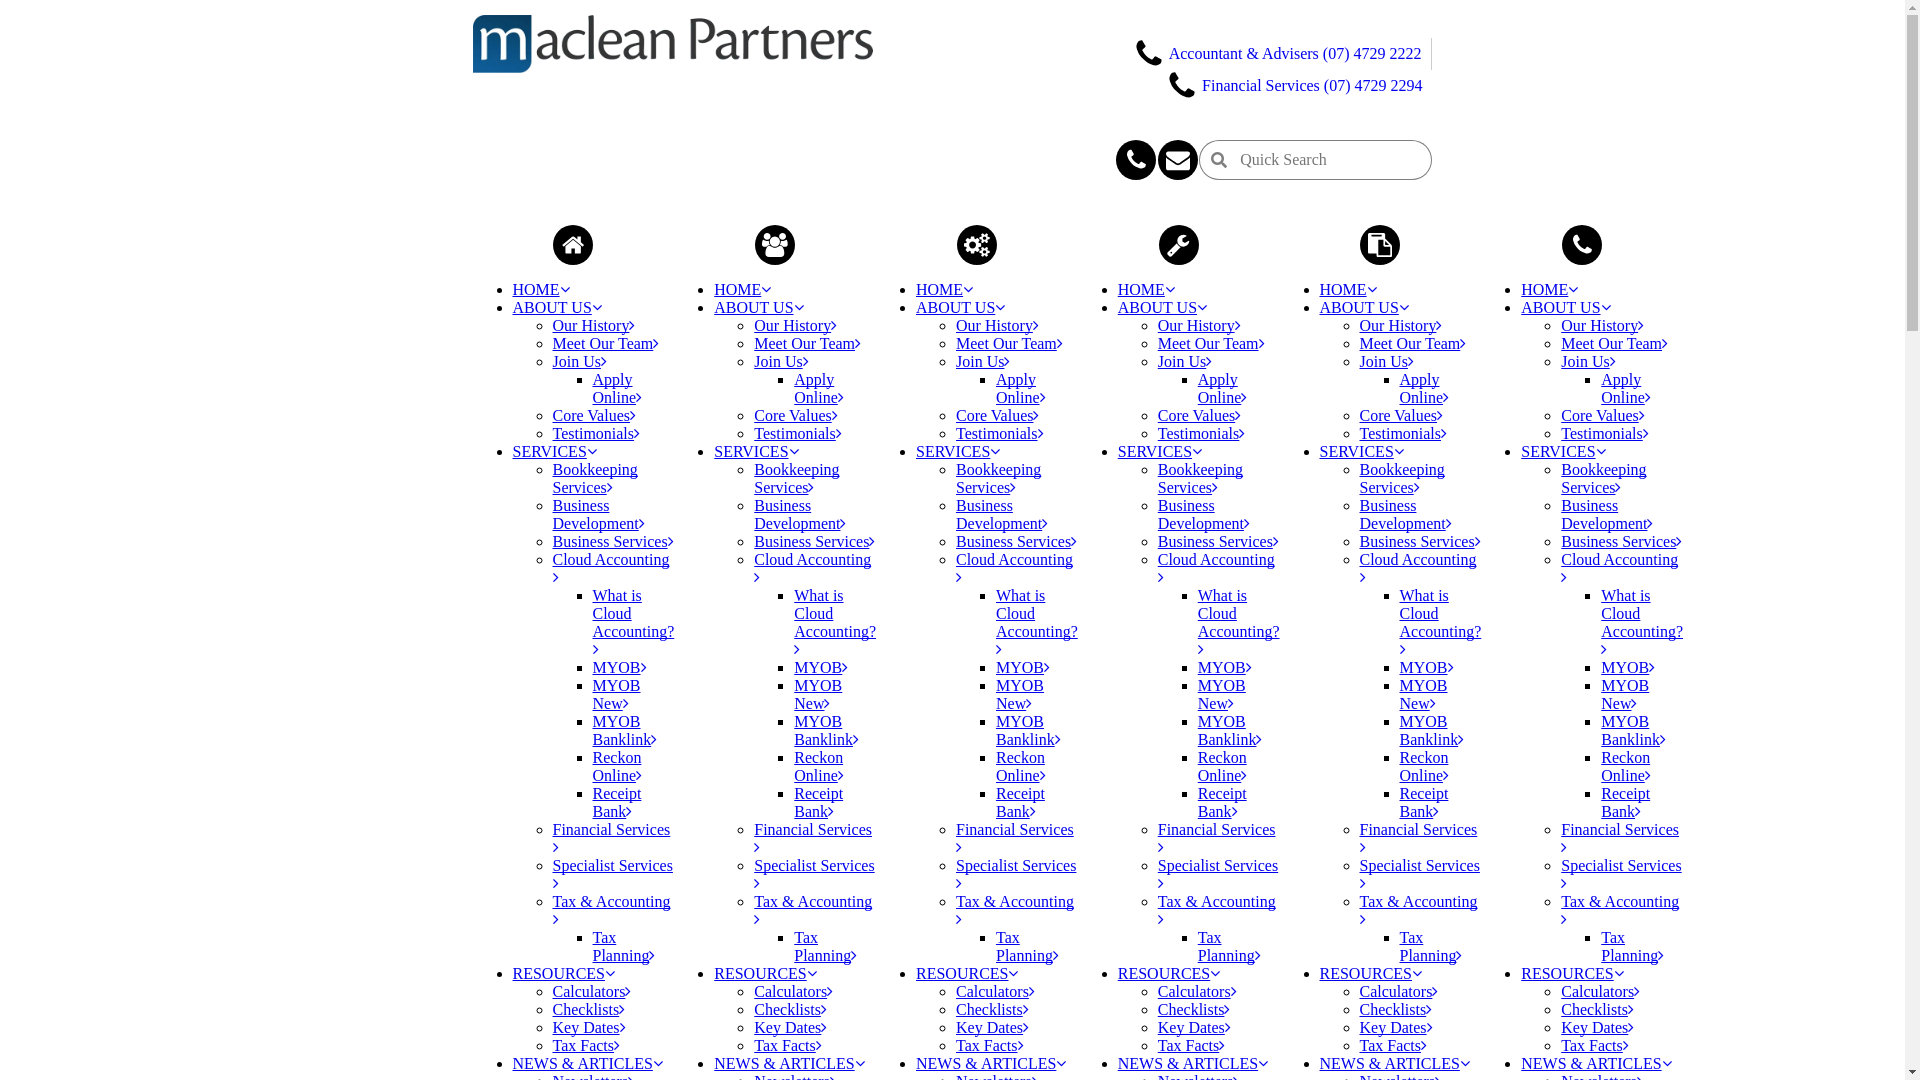  Describe the element at coordinates (1386, 361) in the screenshot. I see `'Join Us'` at that location.